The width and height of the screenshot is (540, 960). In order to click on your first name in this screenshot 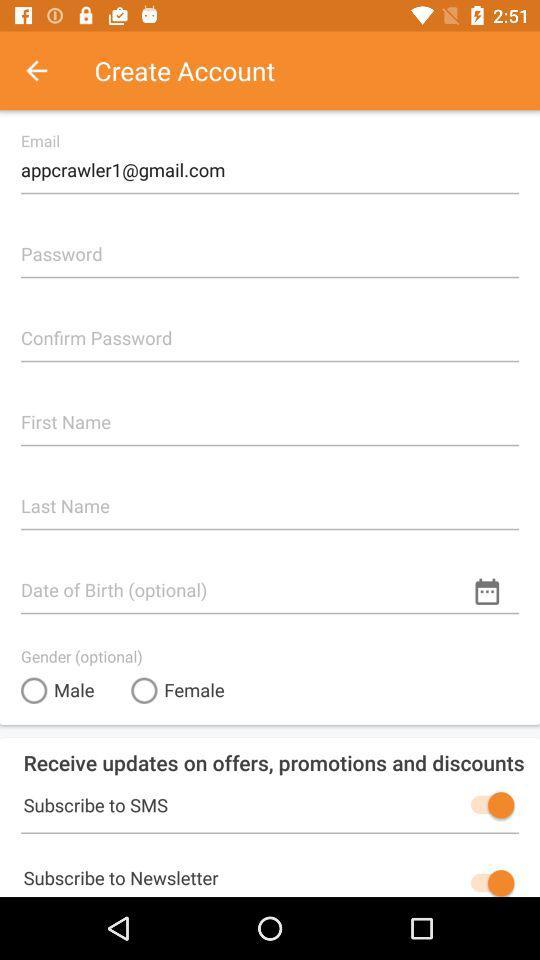, I will do `click(270, 413)`.